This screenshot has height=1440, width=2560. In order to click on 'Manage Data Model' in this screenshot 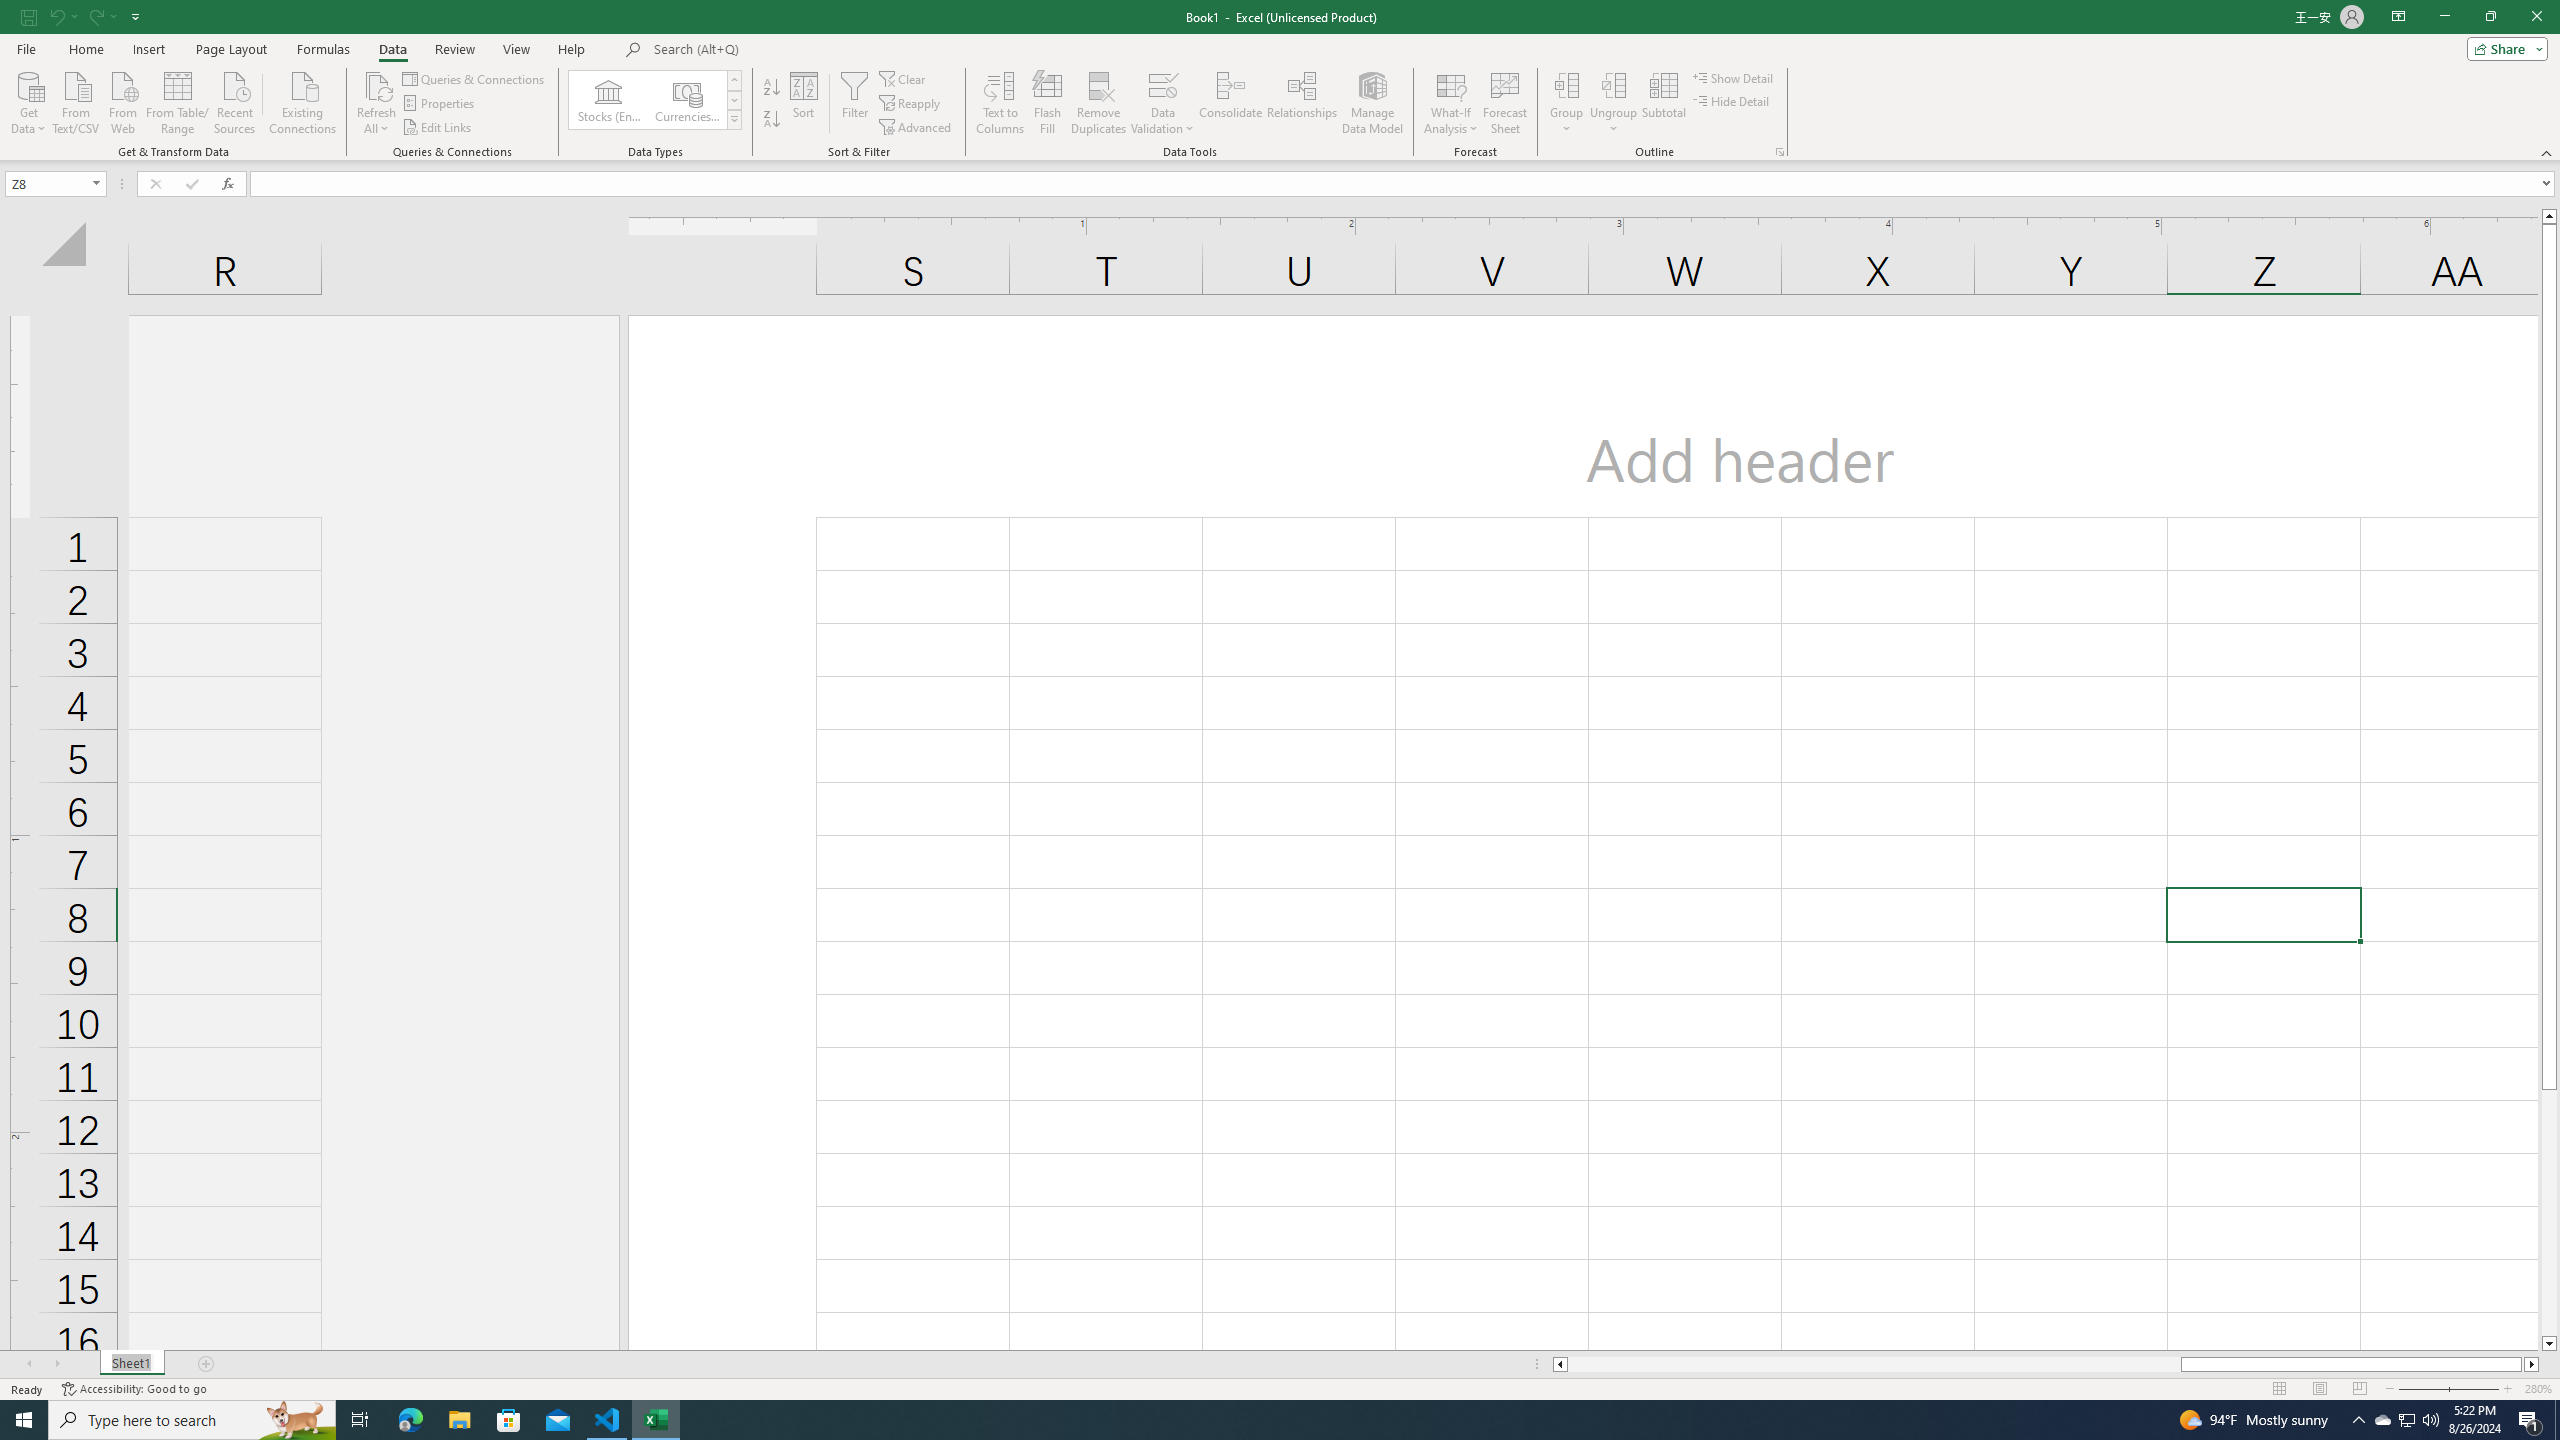, I will do `click(1371, 103)`.